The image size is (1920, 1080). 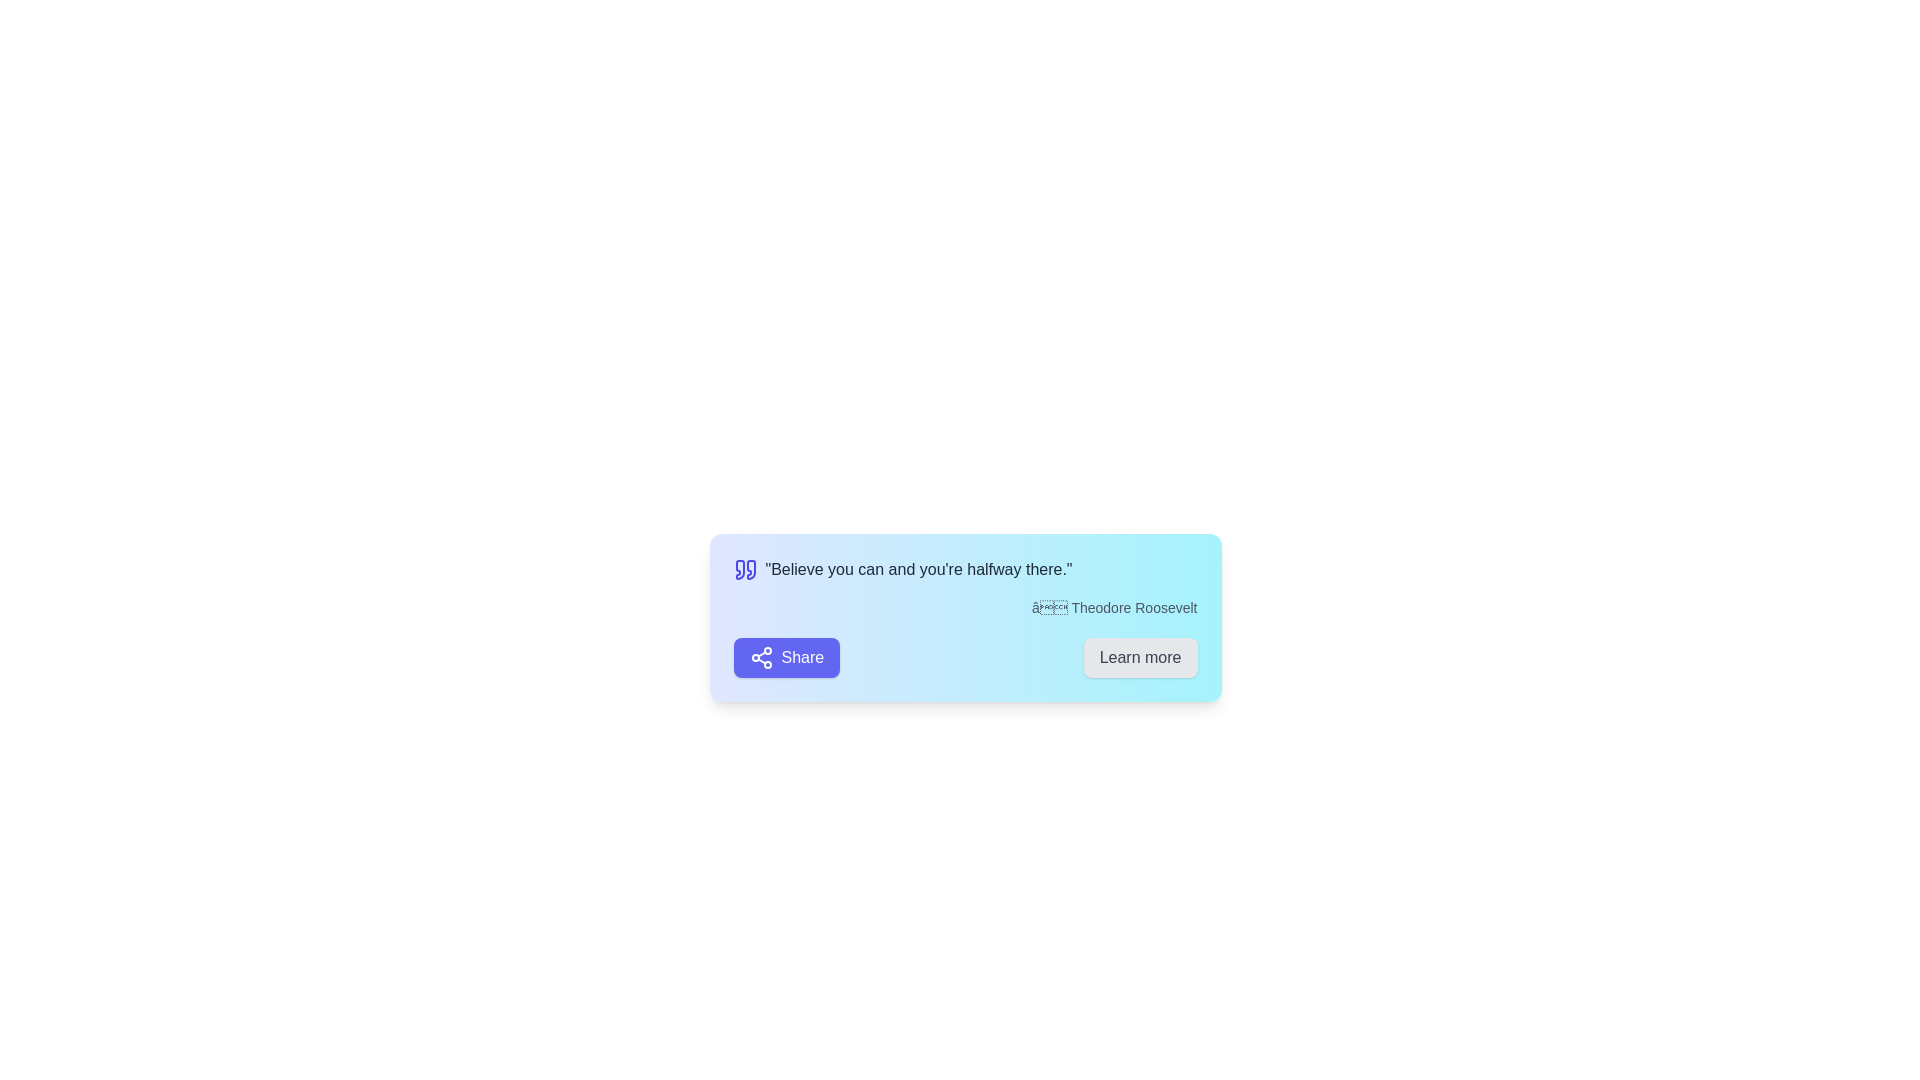 What do you see at coordinates (760, 658) in the screenshot?
I see `the SVG icon within the purple 'Share' button located in the bottom-left corner of the card, positioned to the left of the text 'Share'` at bounding box center [760, 658].